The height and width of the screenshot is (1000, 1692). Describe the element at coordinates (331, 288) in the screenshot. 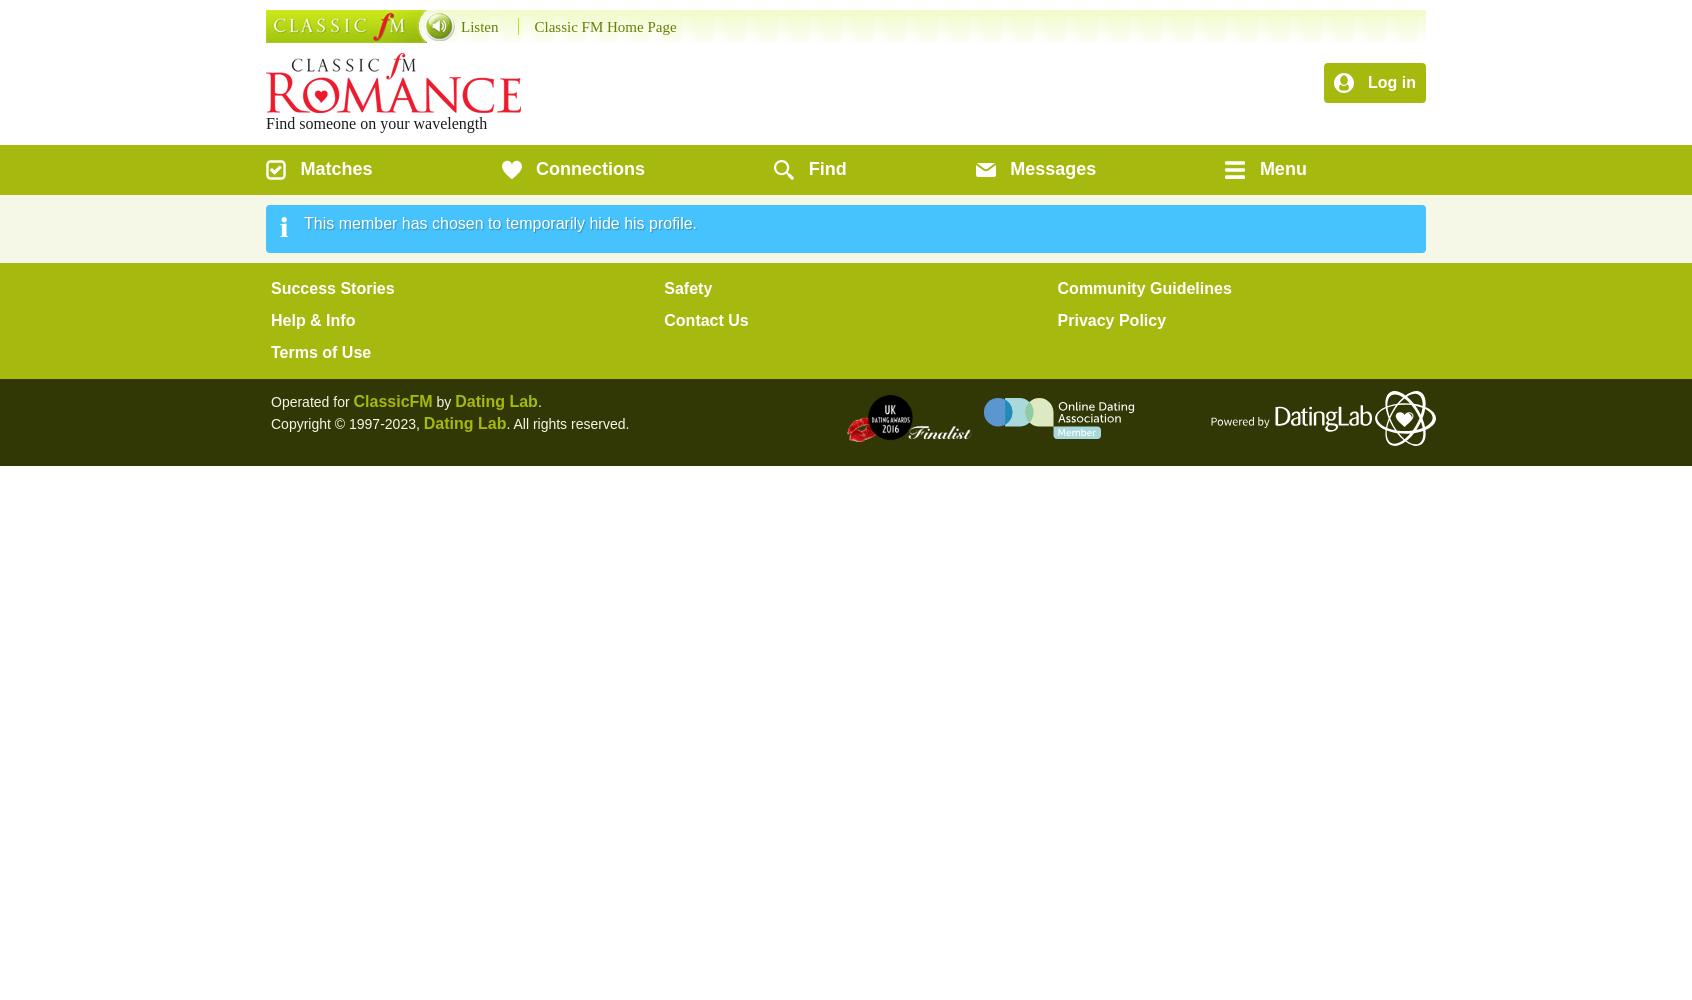

I see `'Success Stories'` at that location.